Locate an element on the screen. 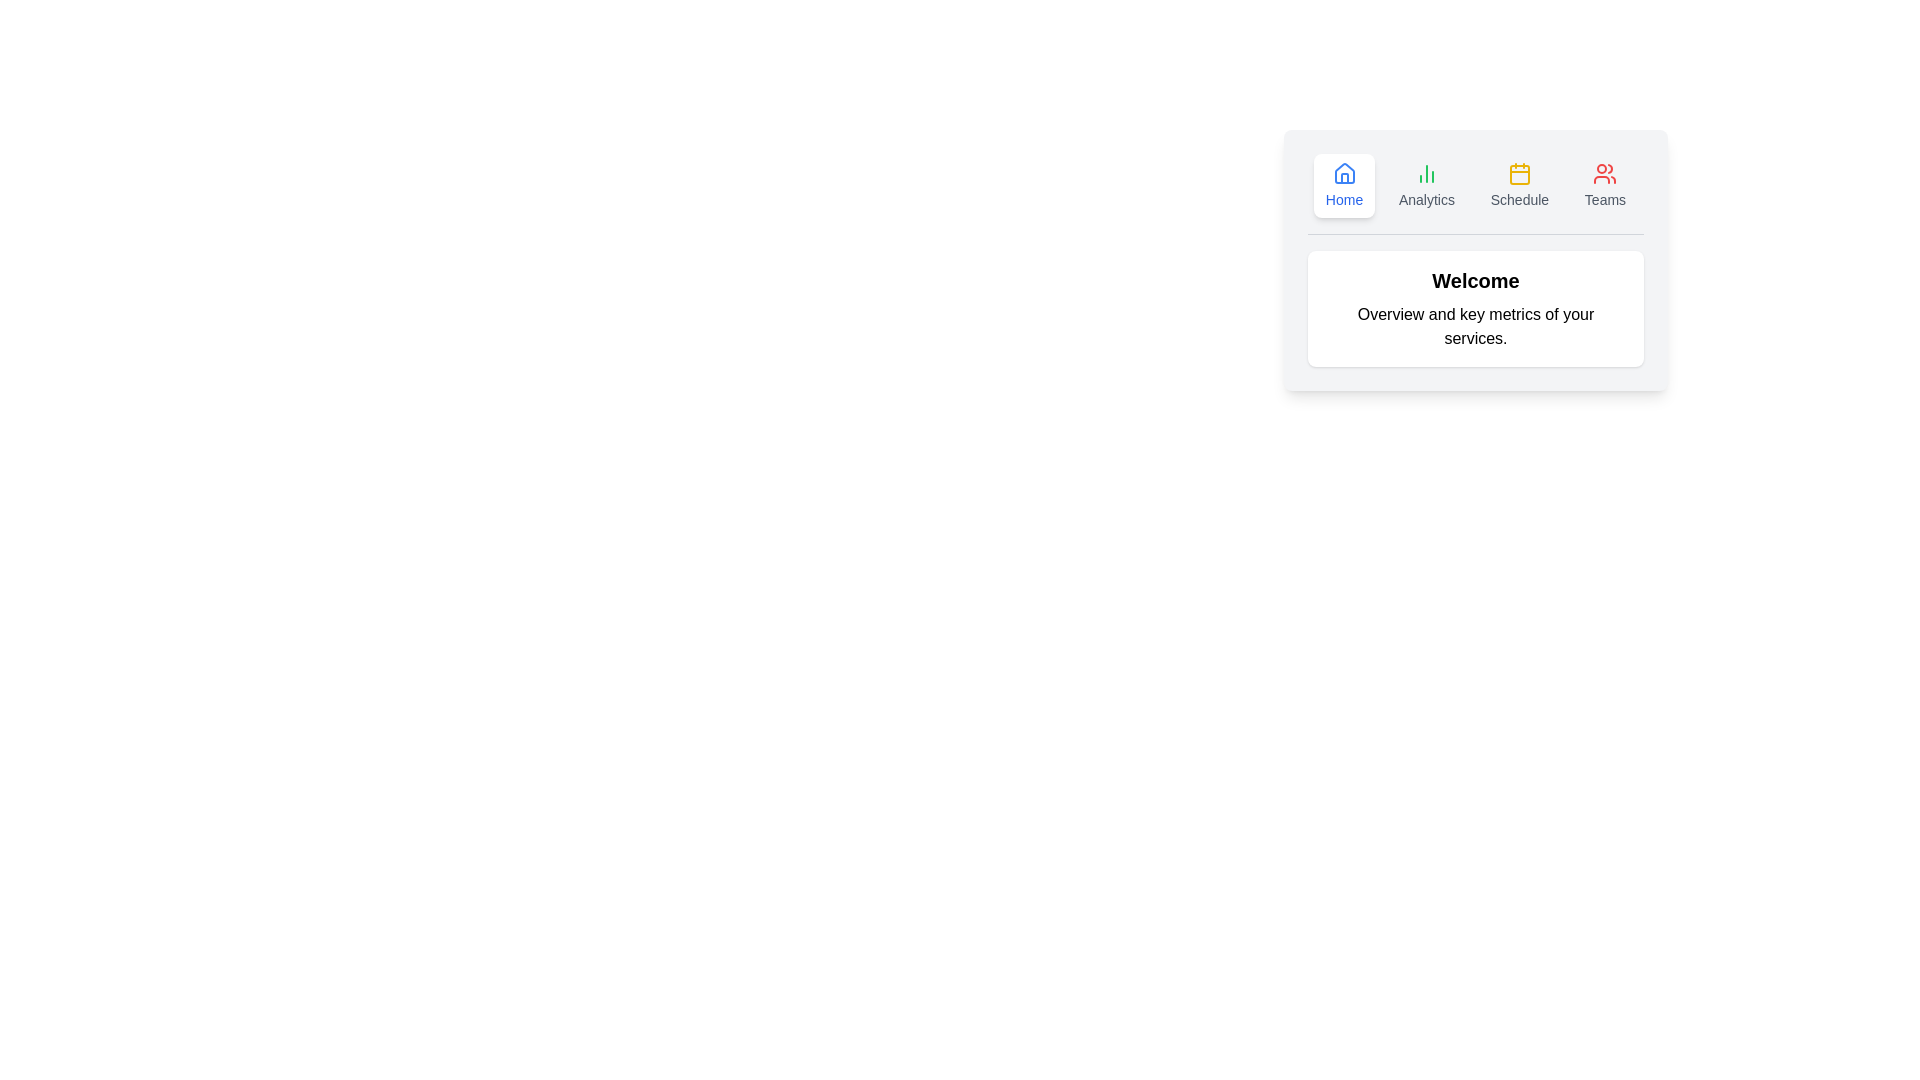 This screenshot has width=1920, height=1080. the calendar icon in the navigation menu is located at coordinates (1519, 172).